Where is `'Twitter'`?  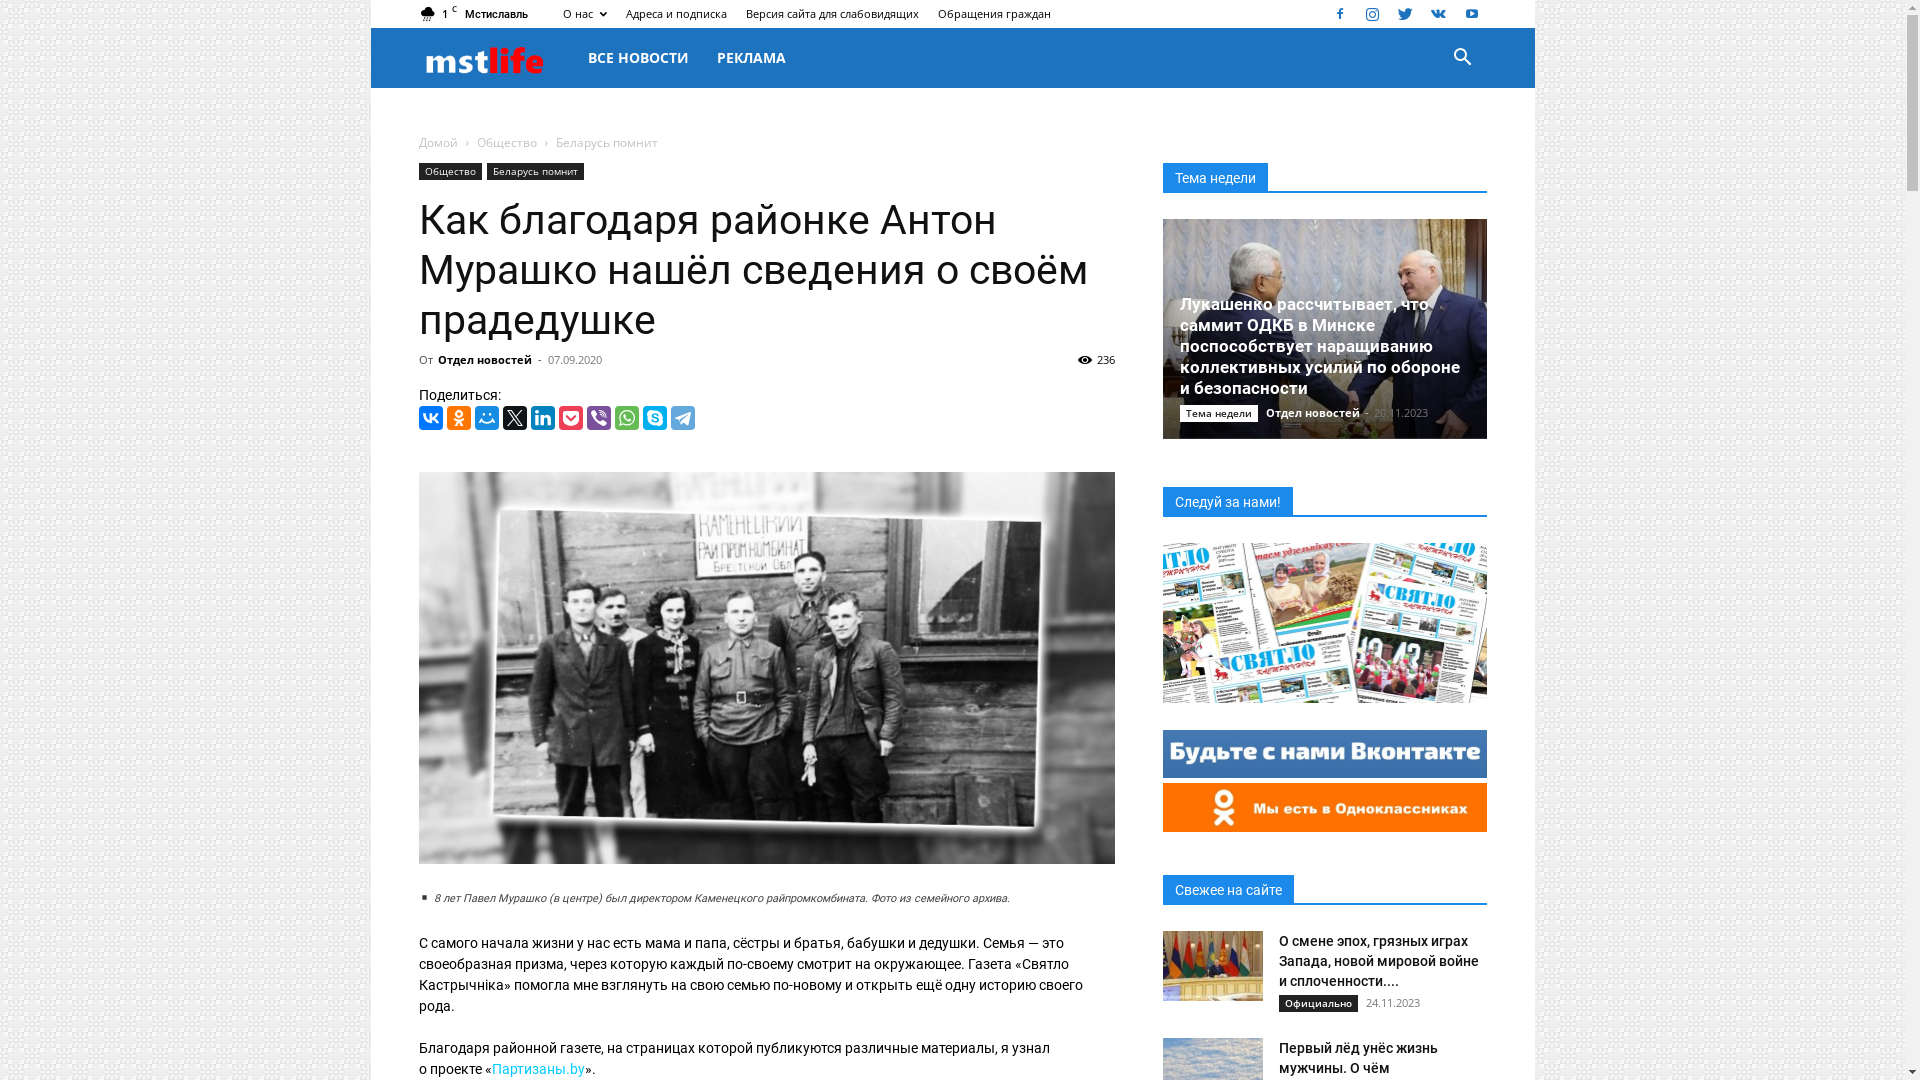 'Twitter' is located at coordinates (1404, 14).